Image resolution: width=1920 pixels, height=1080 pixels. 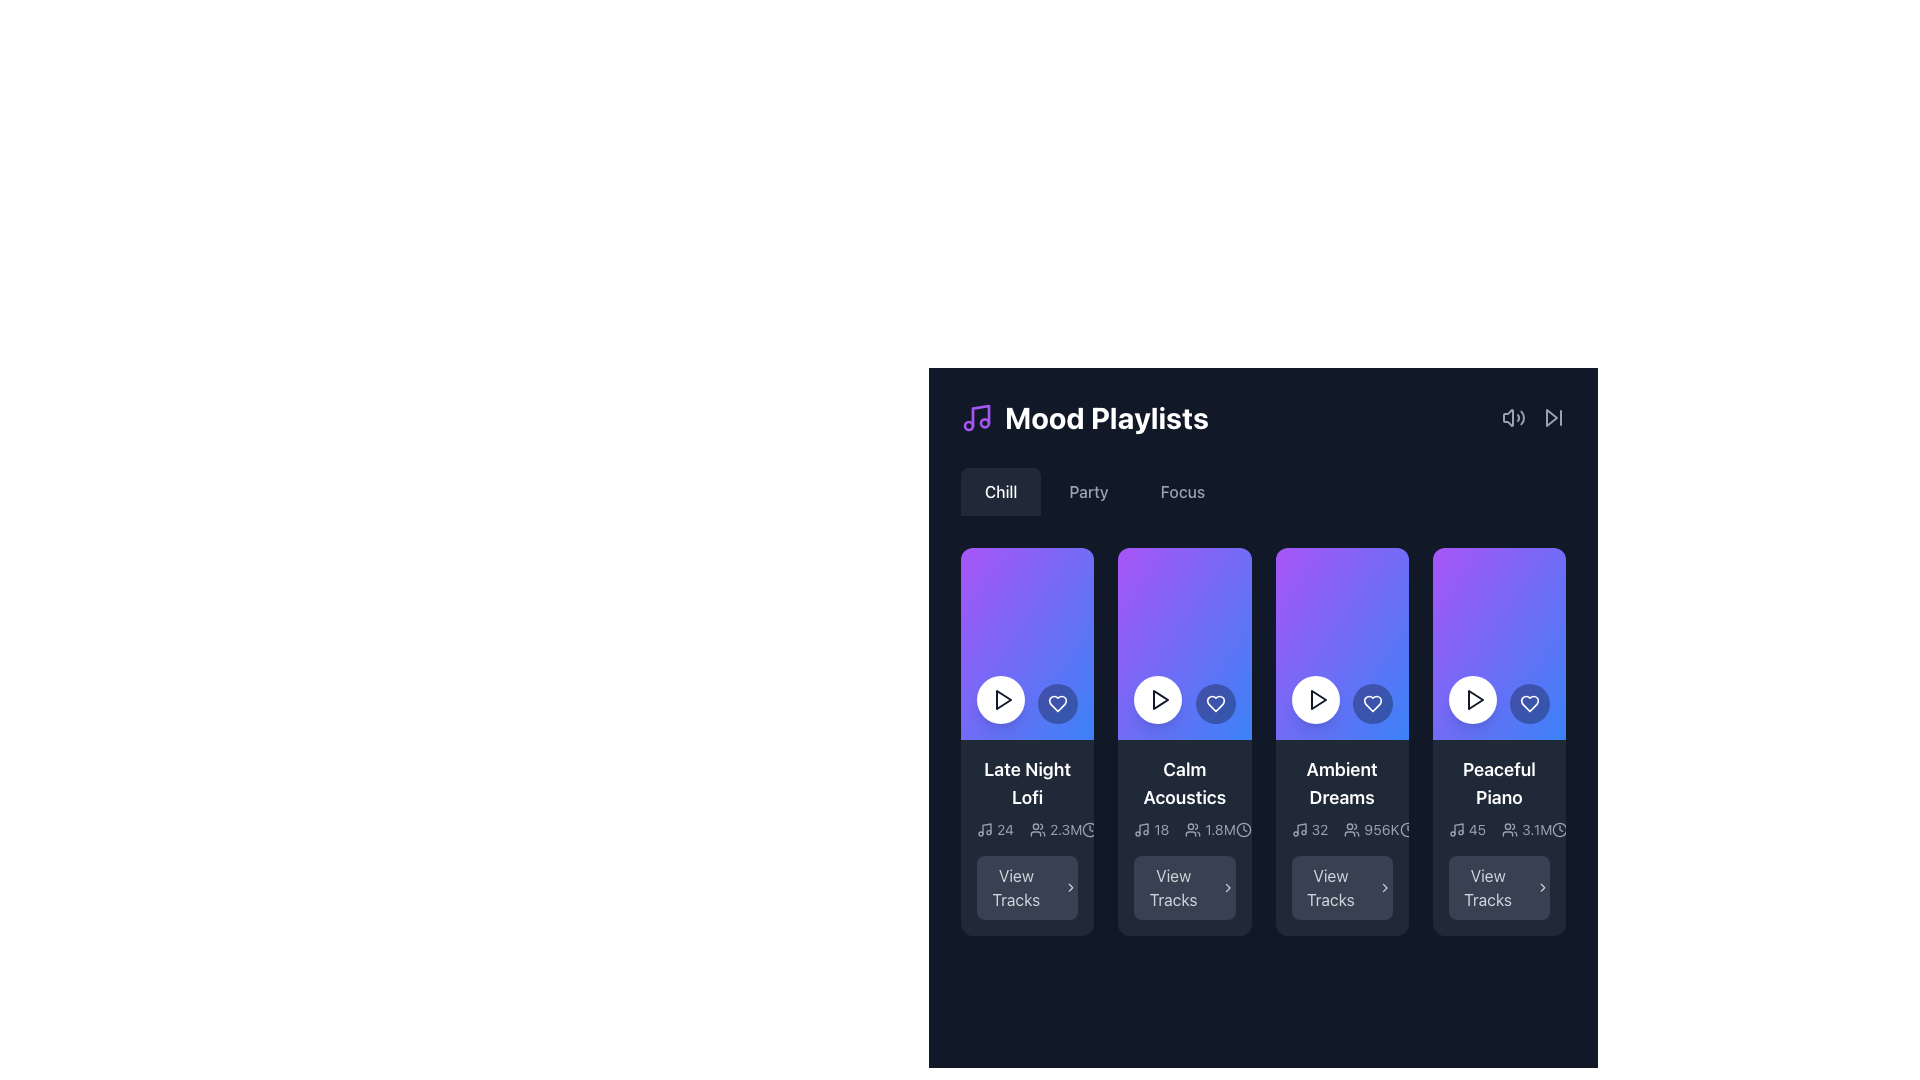 What do you see at coordinates (1586, 829) in the screenshot?
I see `time displayed in the text with icon label component located in the lower right segment of the fourth card for the 'Peaceful Piano' playlist, positioned beneath the user count and above the 'View Tracks' button` at bounding box center [1586, 829].